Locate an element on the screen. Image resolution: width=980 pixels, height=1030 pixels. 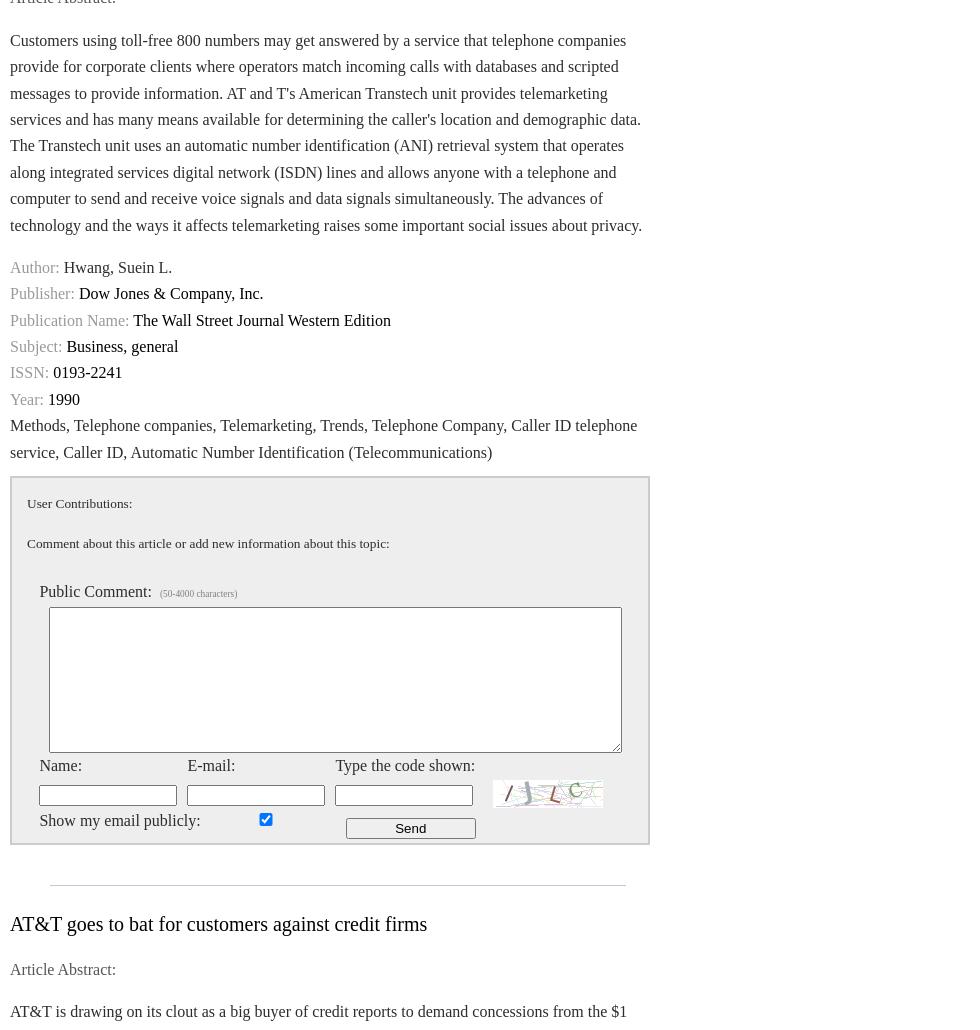
'Publisher:' is located at coordinates (42, 292).